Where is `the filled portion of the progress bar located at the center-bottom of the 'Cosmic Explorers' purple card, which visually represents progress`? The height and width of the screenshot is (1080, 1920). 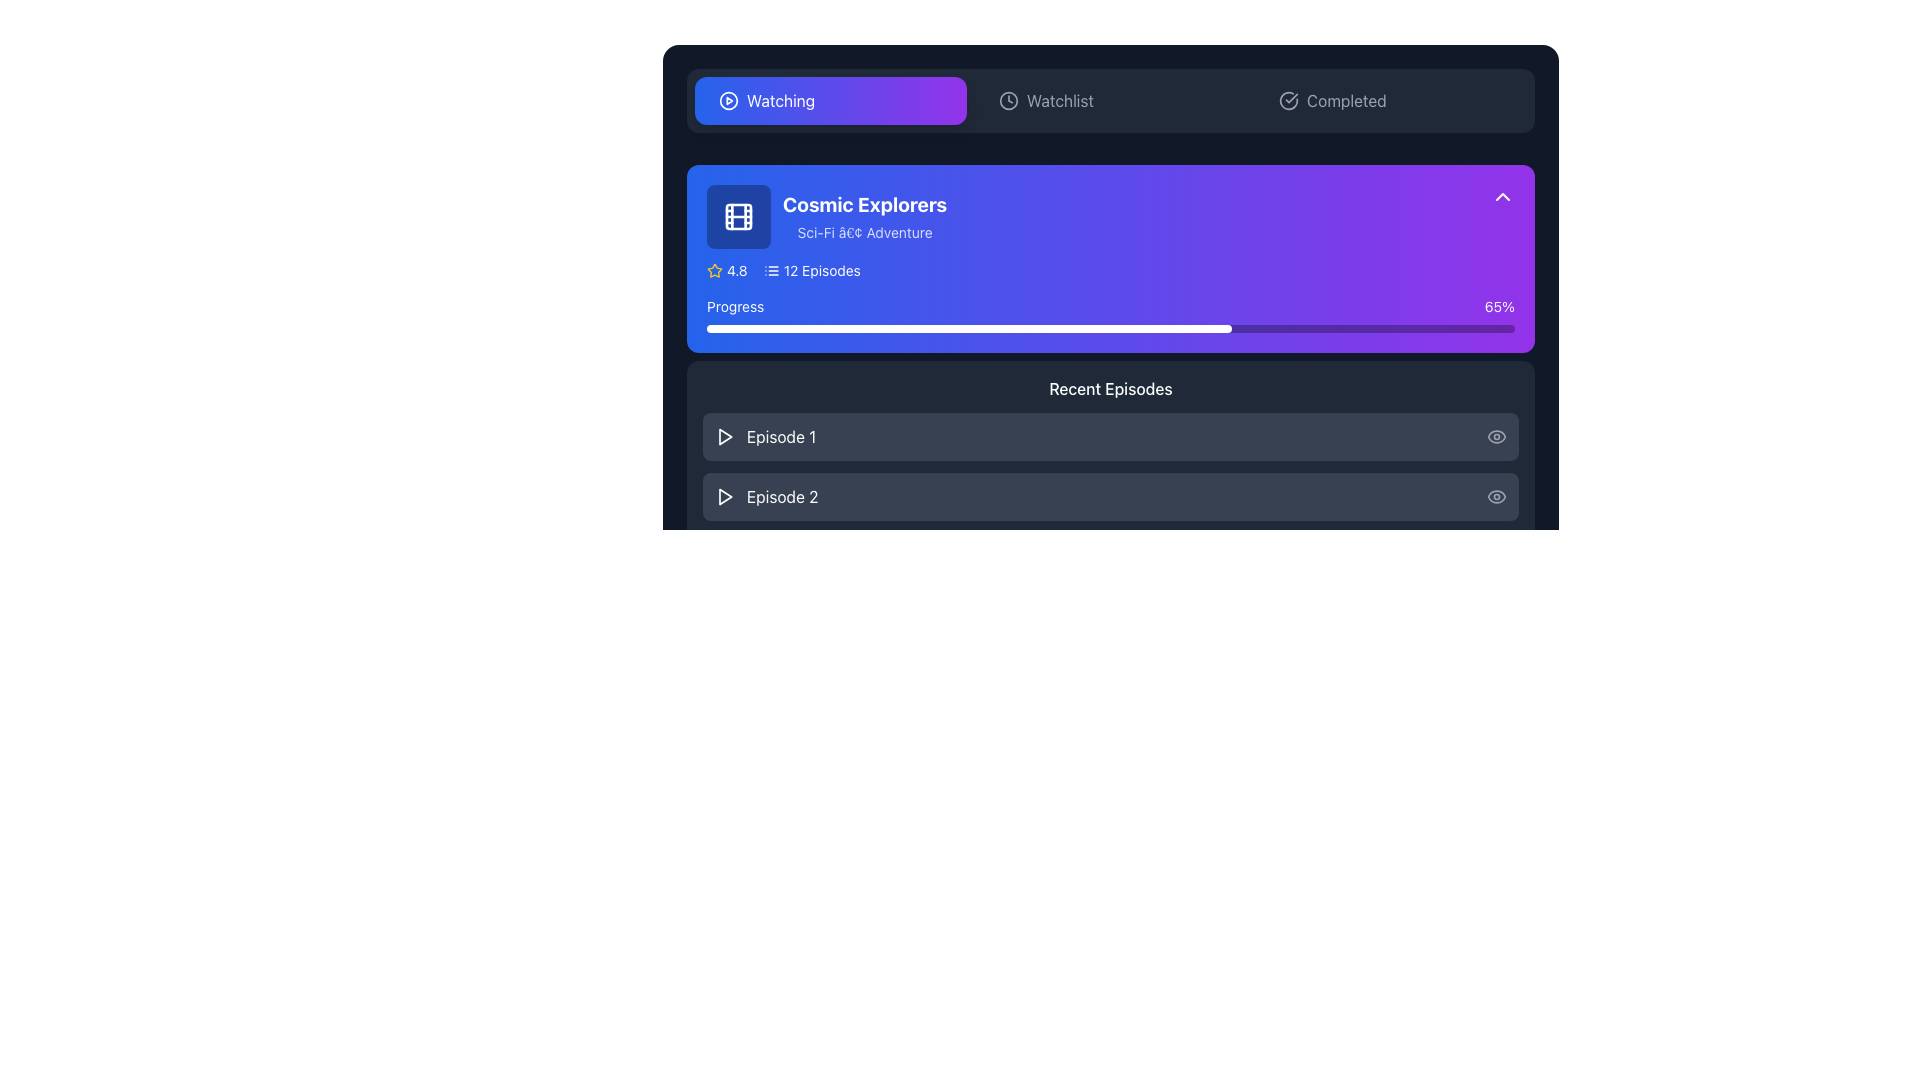
the filled portion of the progress bar located at the center-bottom of the 'Cosmic Explorers' purple card, which visually represents progress is located at coordinates (969, 327).